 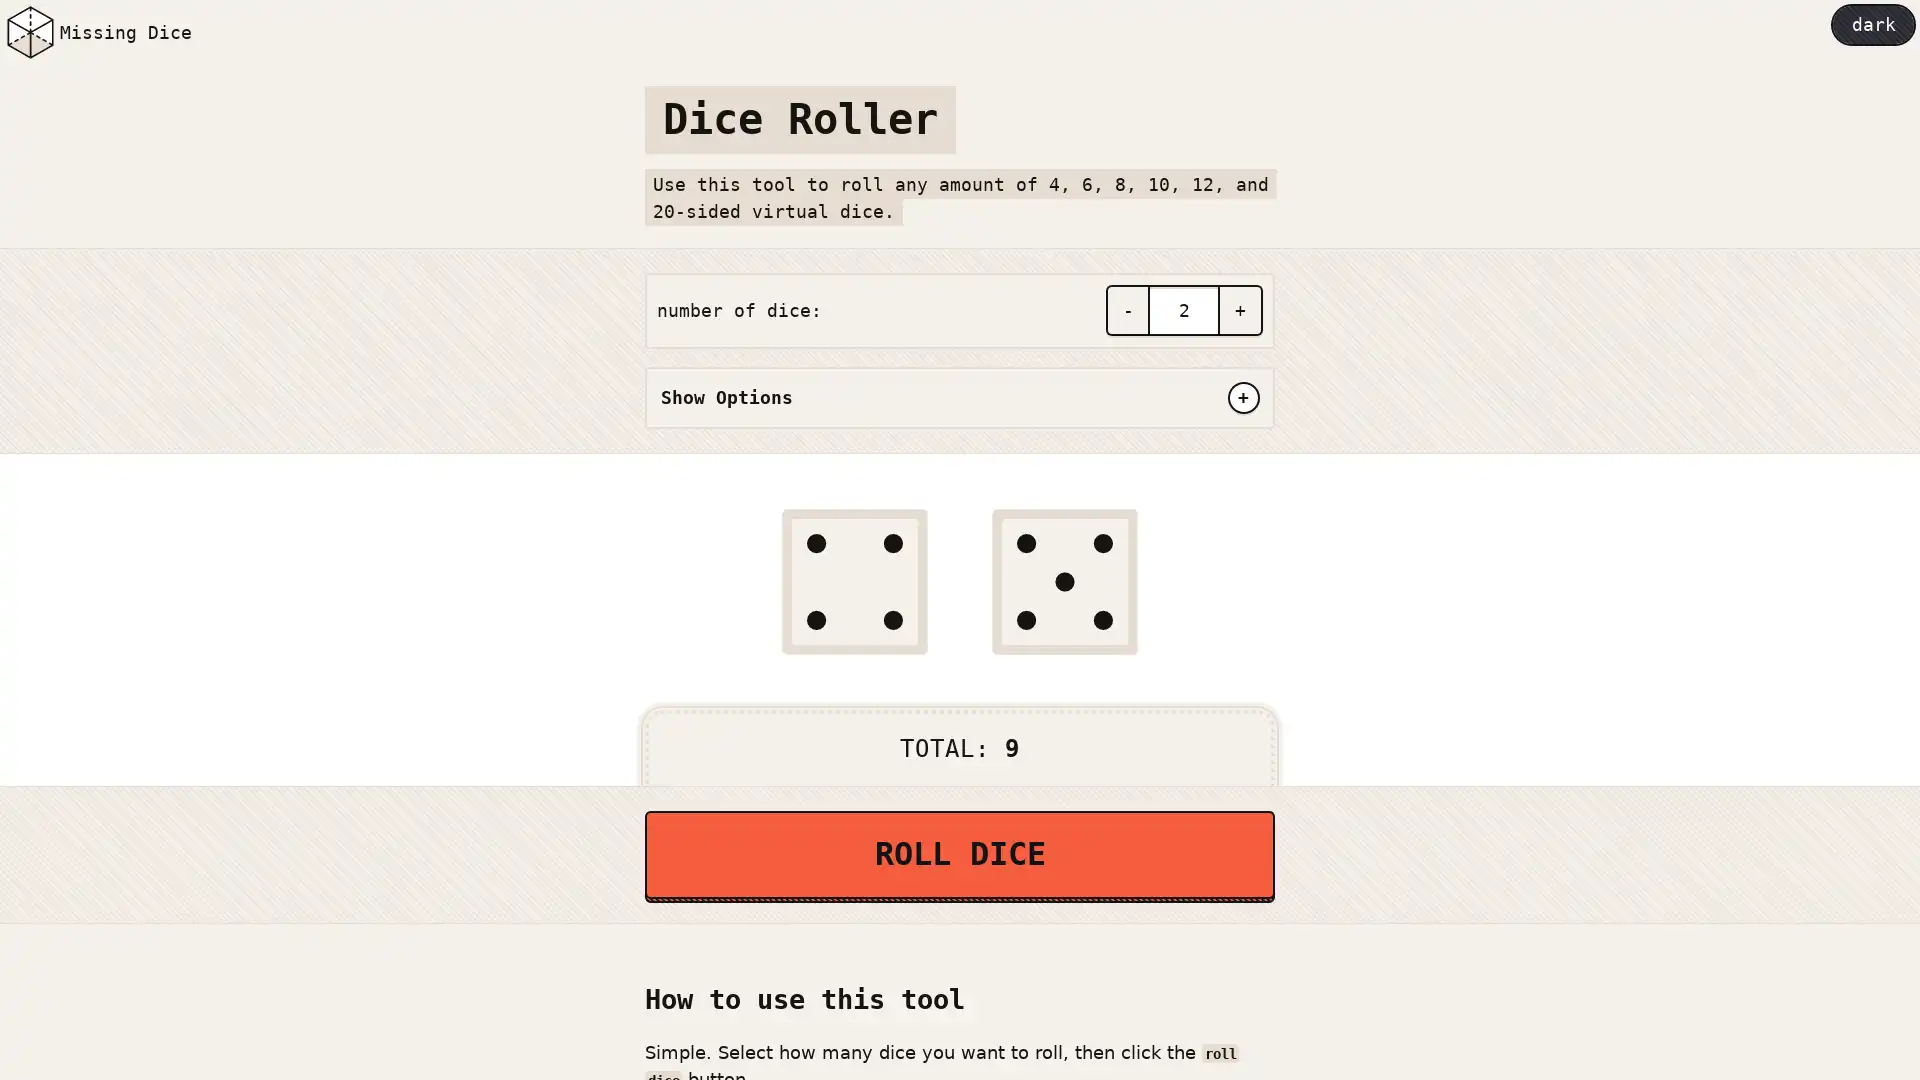 What do you see at coordinates (960, 853) in the screenshot?
I see `ROLL DICE` at bounding box center [960, 853].